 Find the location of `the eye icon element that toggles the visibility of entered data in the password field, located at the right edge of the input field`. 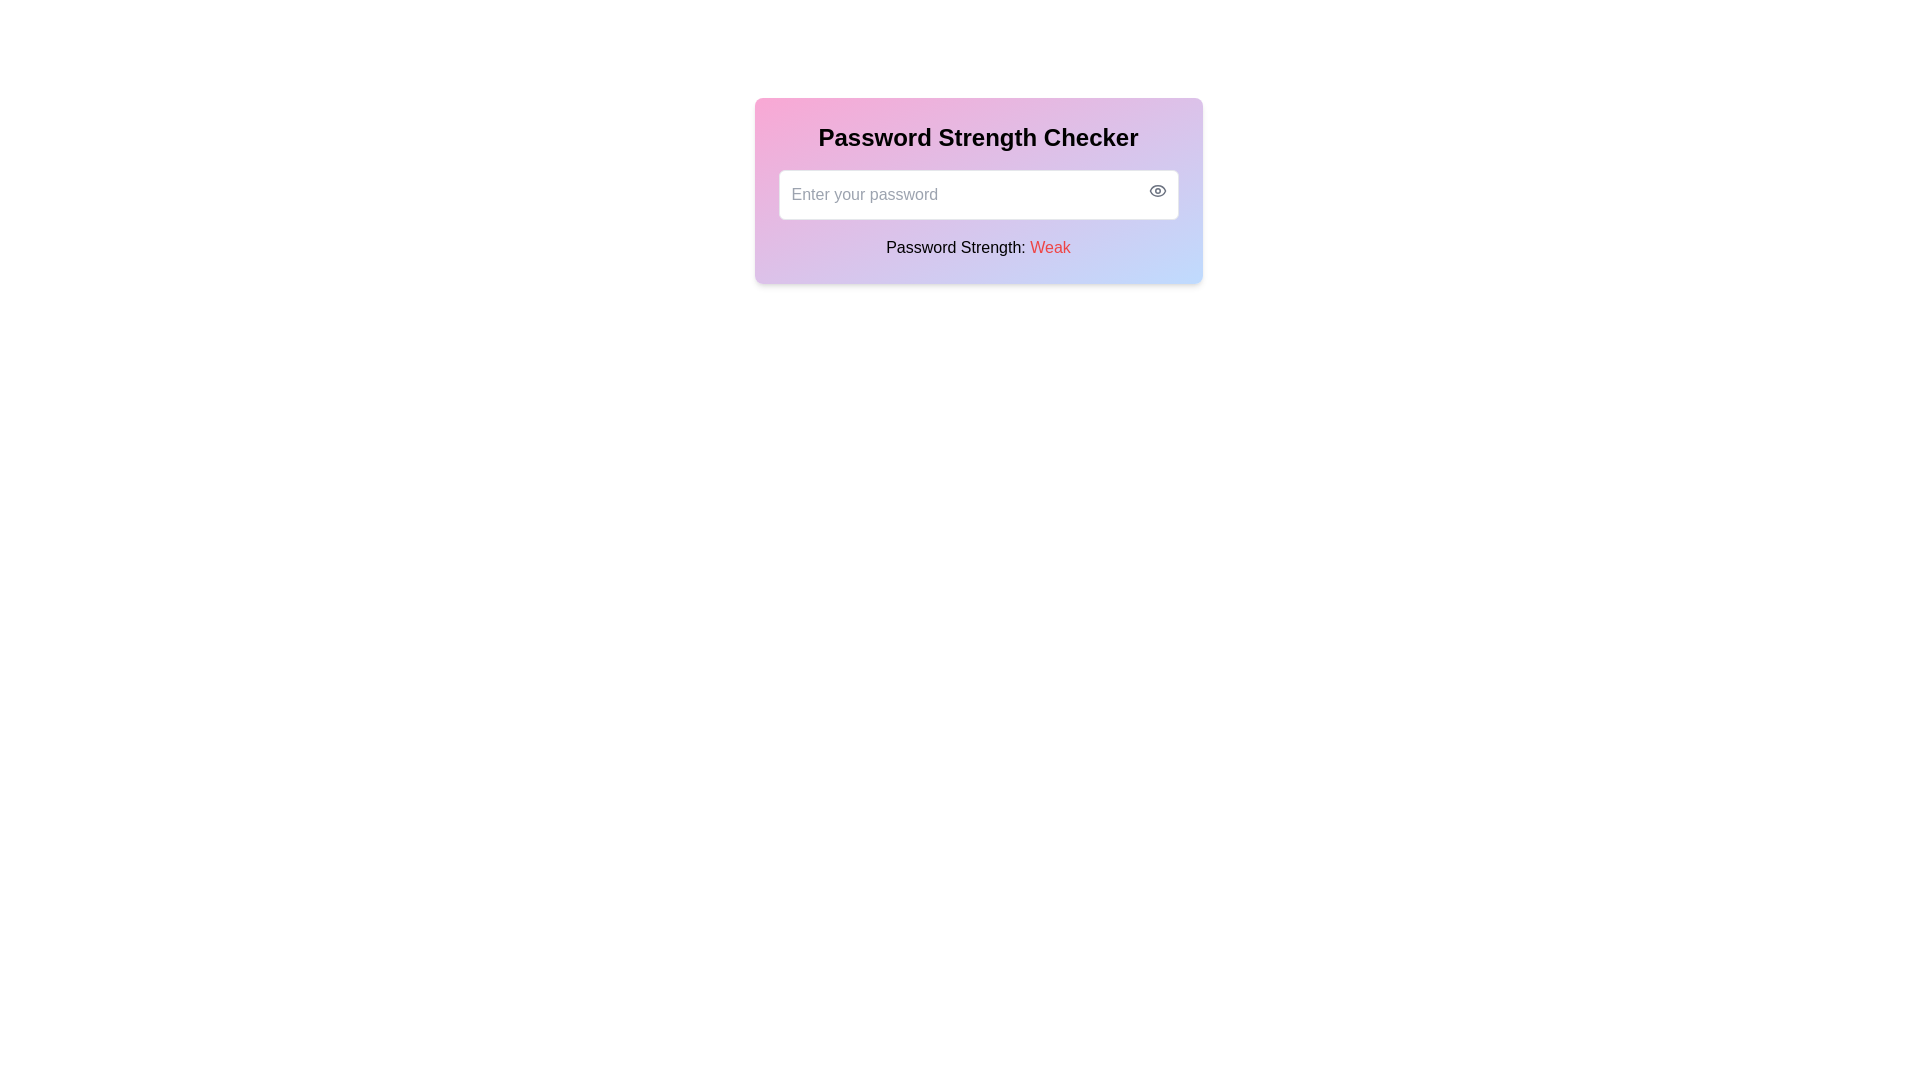

the eye icon element that toggles the visibility of entered data in the password field, located at the right edge of the input field is located at coordinates (1157, 191).